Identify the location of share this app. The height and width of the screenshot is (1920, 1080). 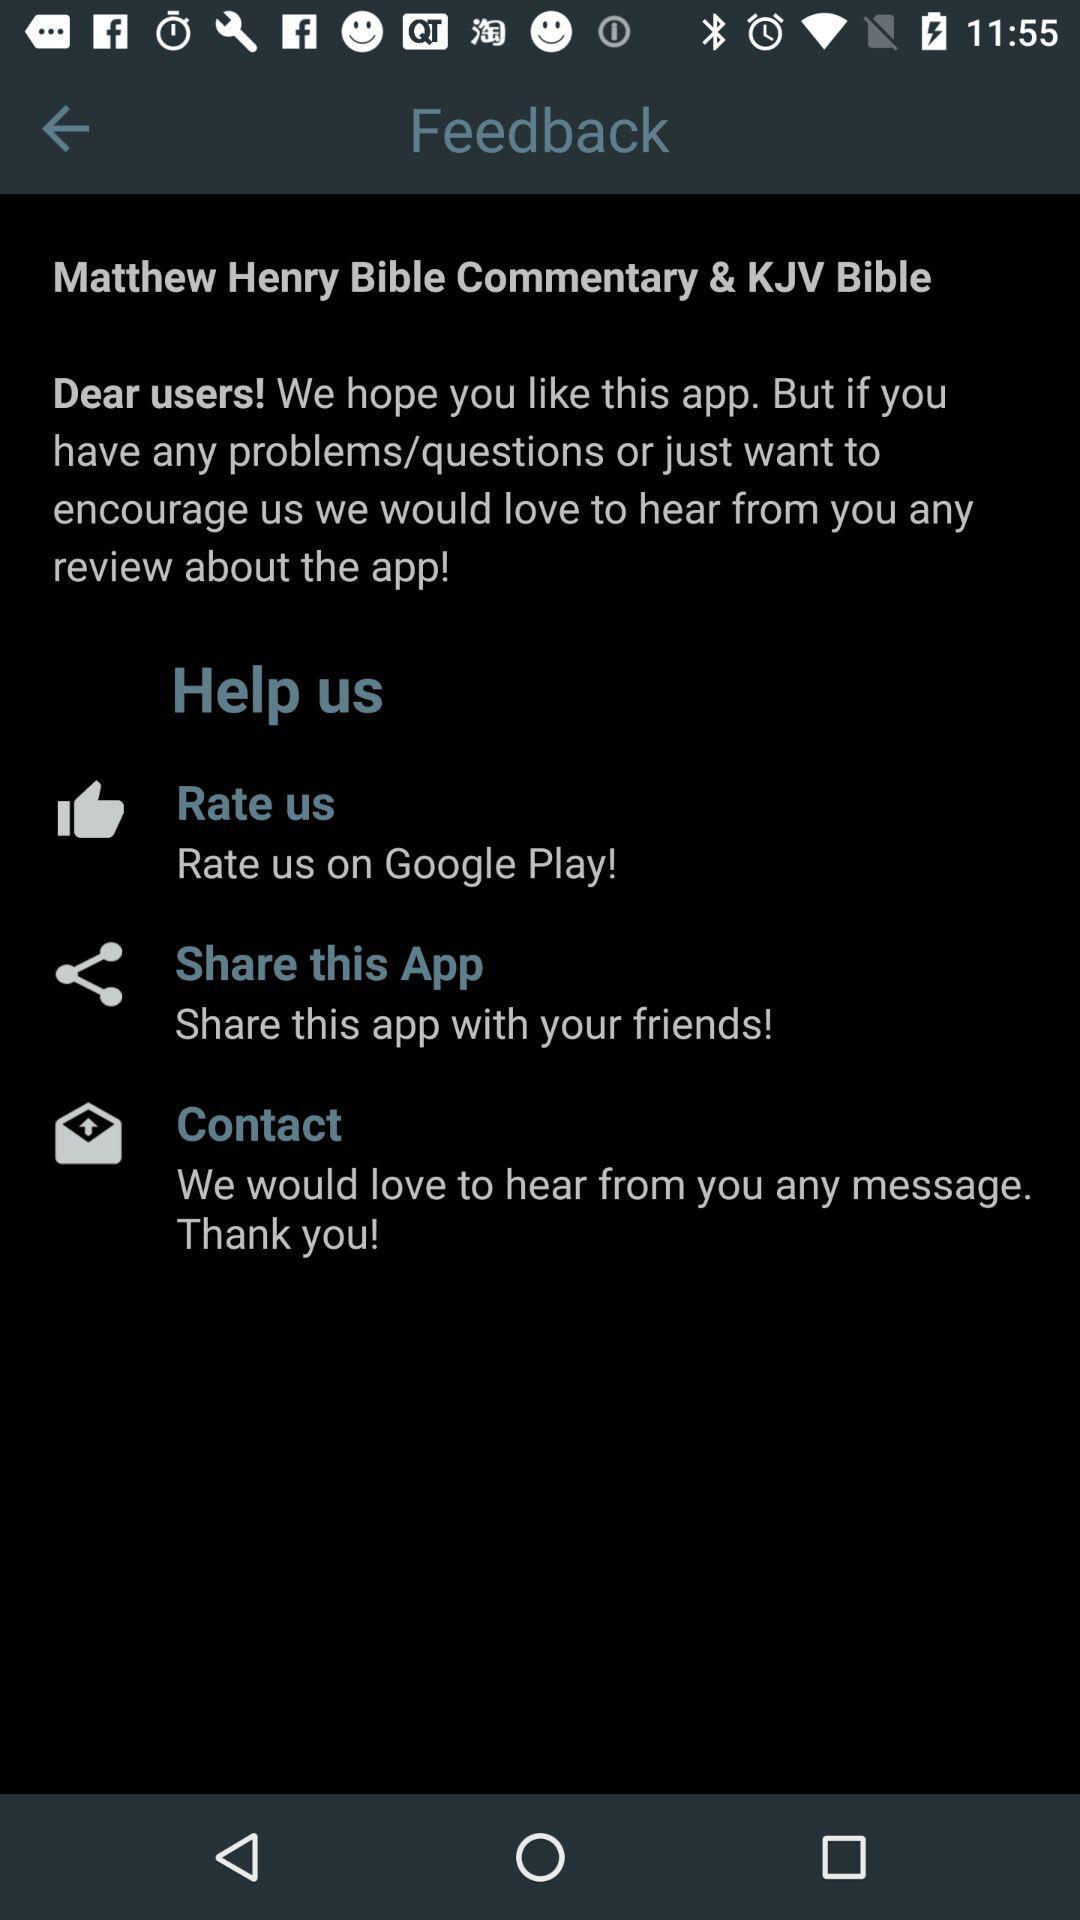
(86, 974).